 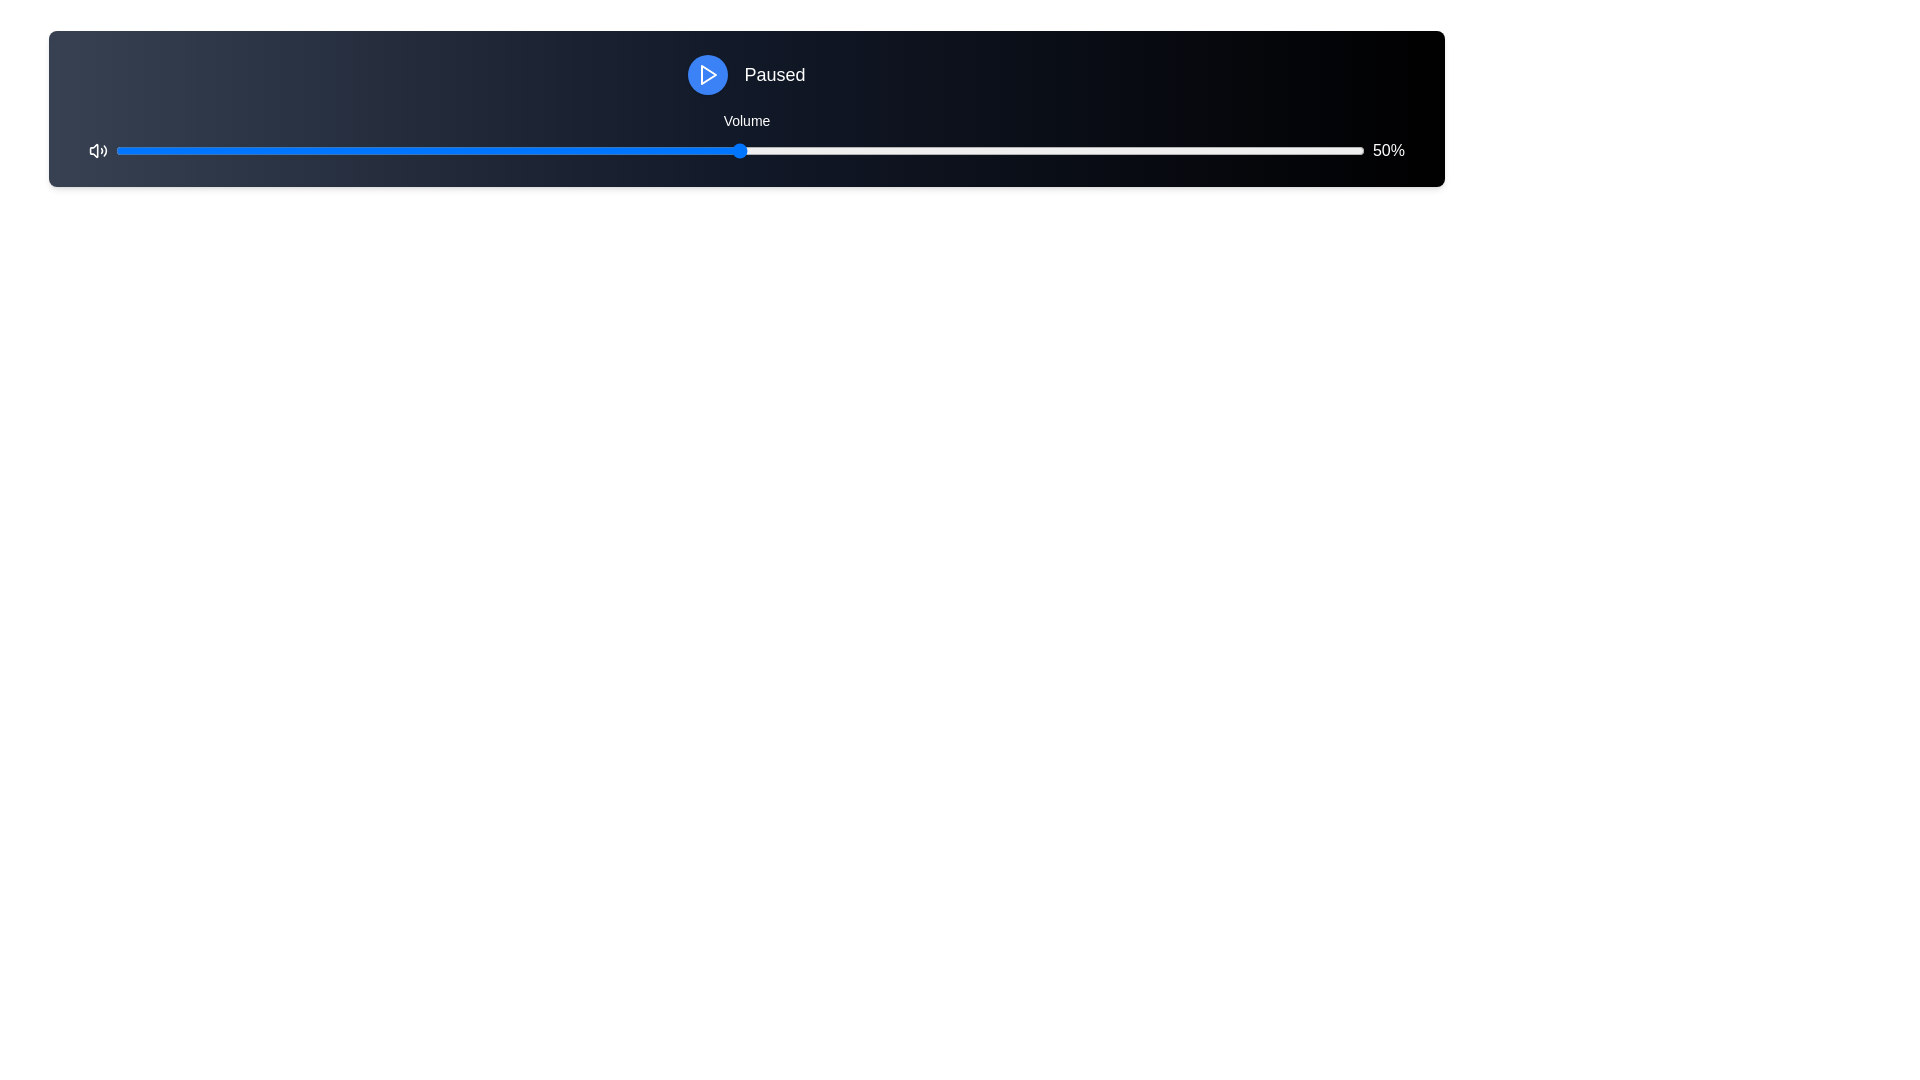 What do you see at coordinates (865, 149) in the screenshot?
I see `the volume` at bounding box center [865, 149].